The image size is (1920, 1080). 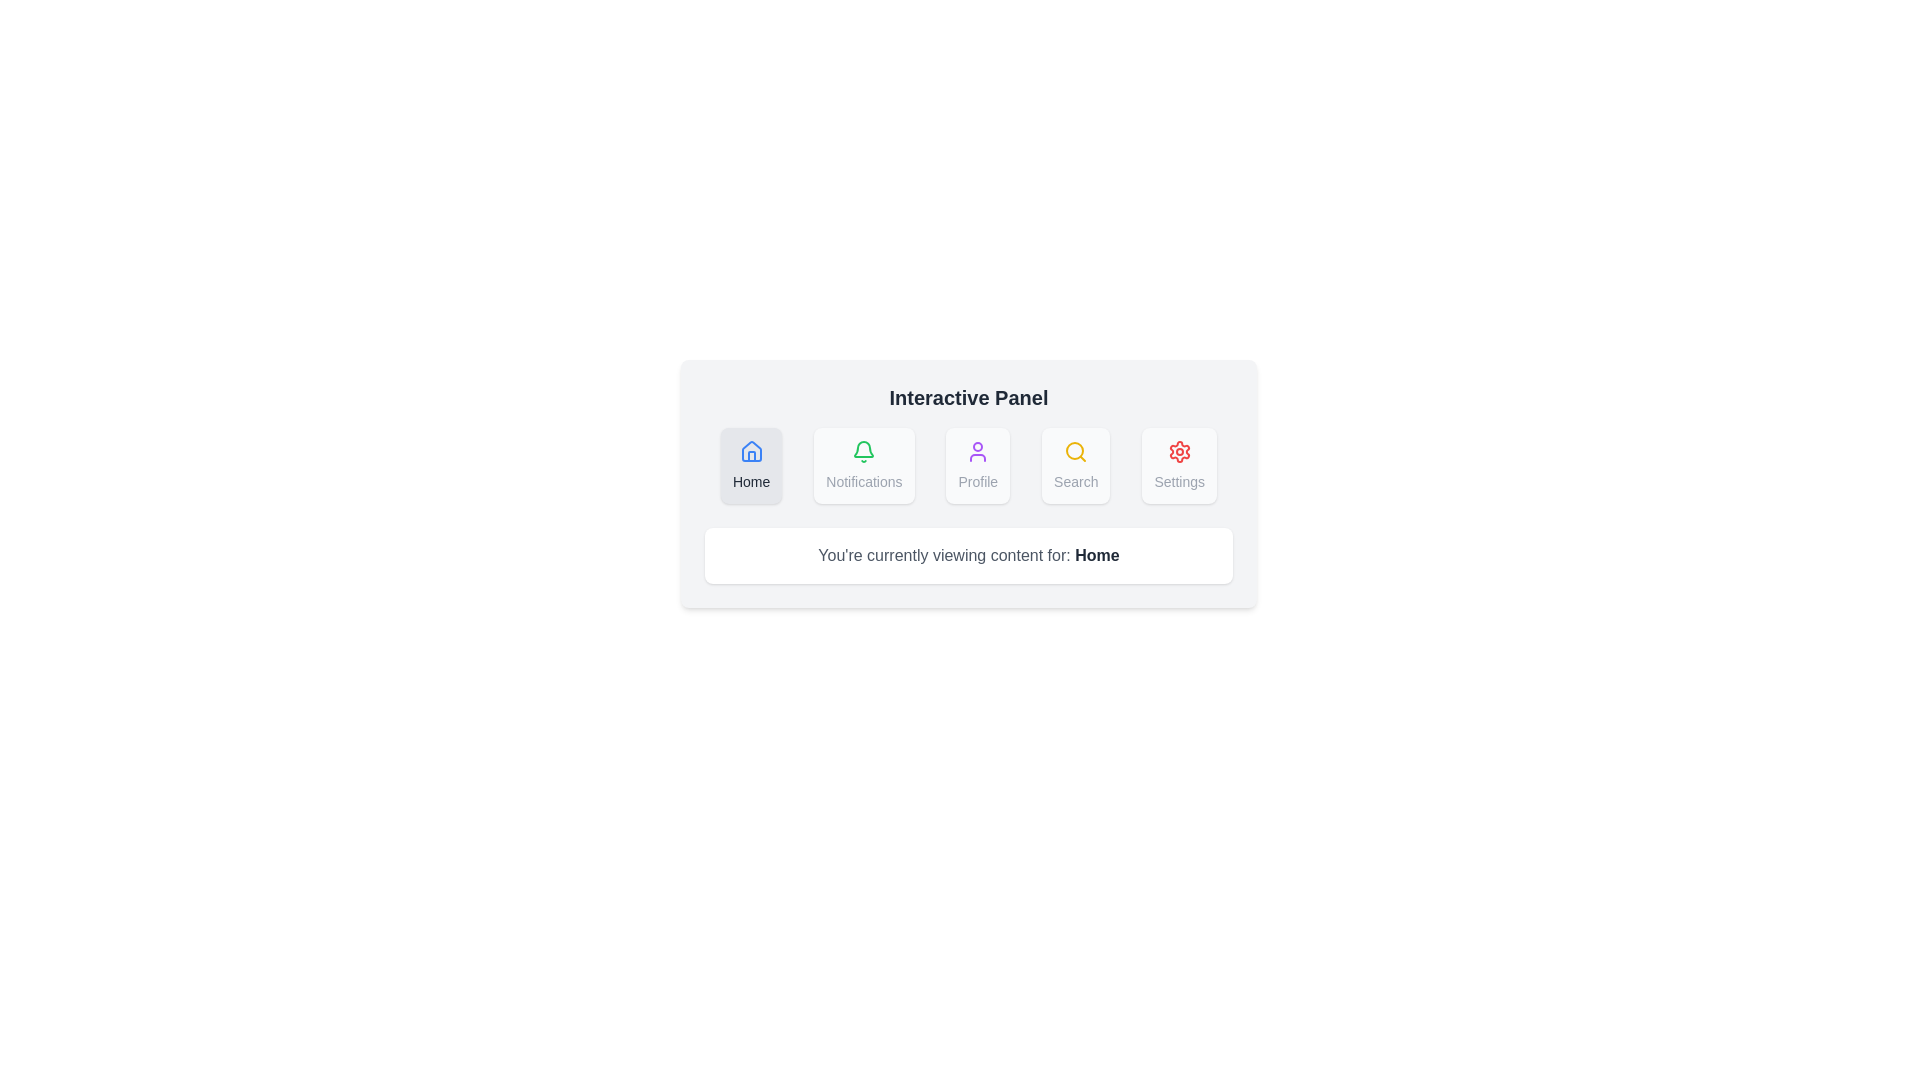 I want to click on the text label indicating the purpose of the associated profile icon at the bottom of the profile card within the third tile of the grid, so click(x=978, y=482).